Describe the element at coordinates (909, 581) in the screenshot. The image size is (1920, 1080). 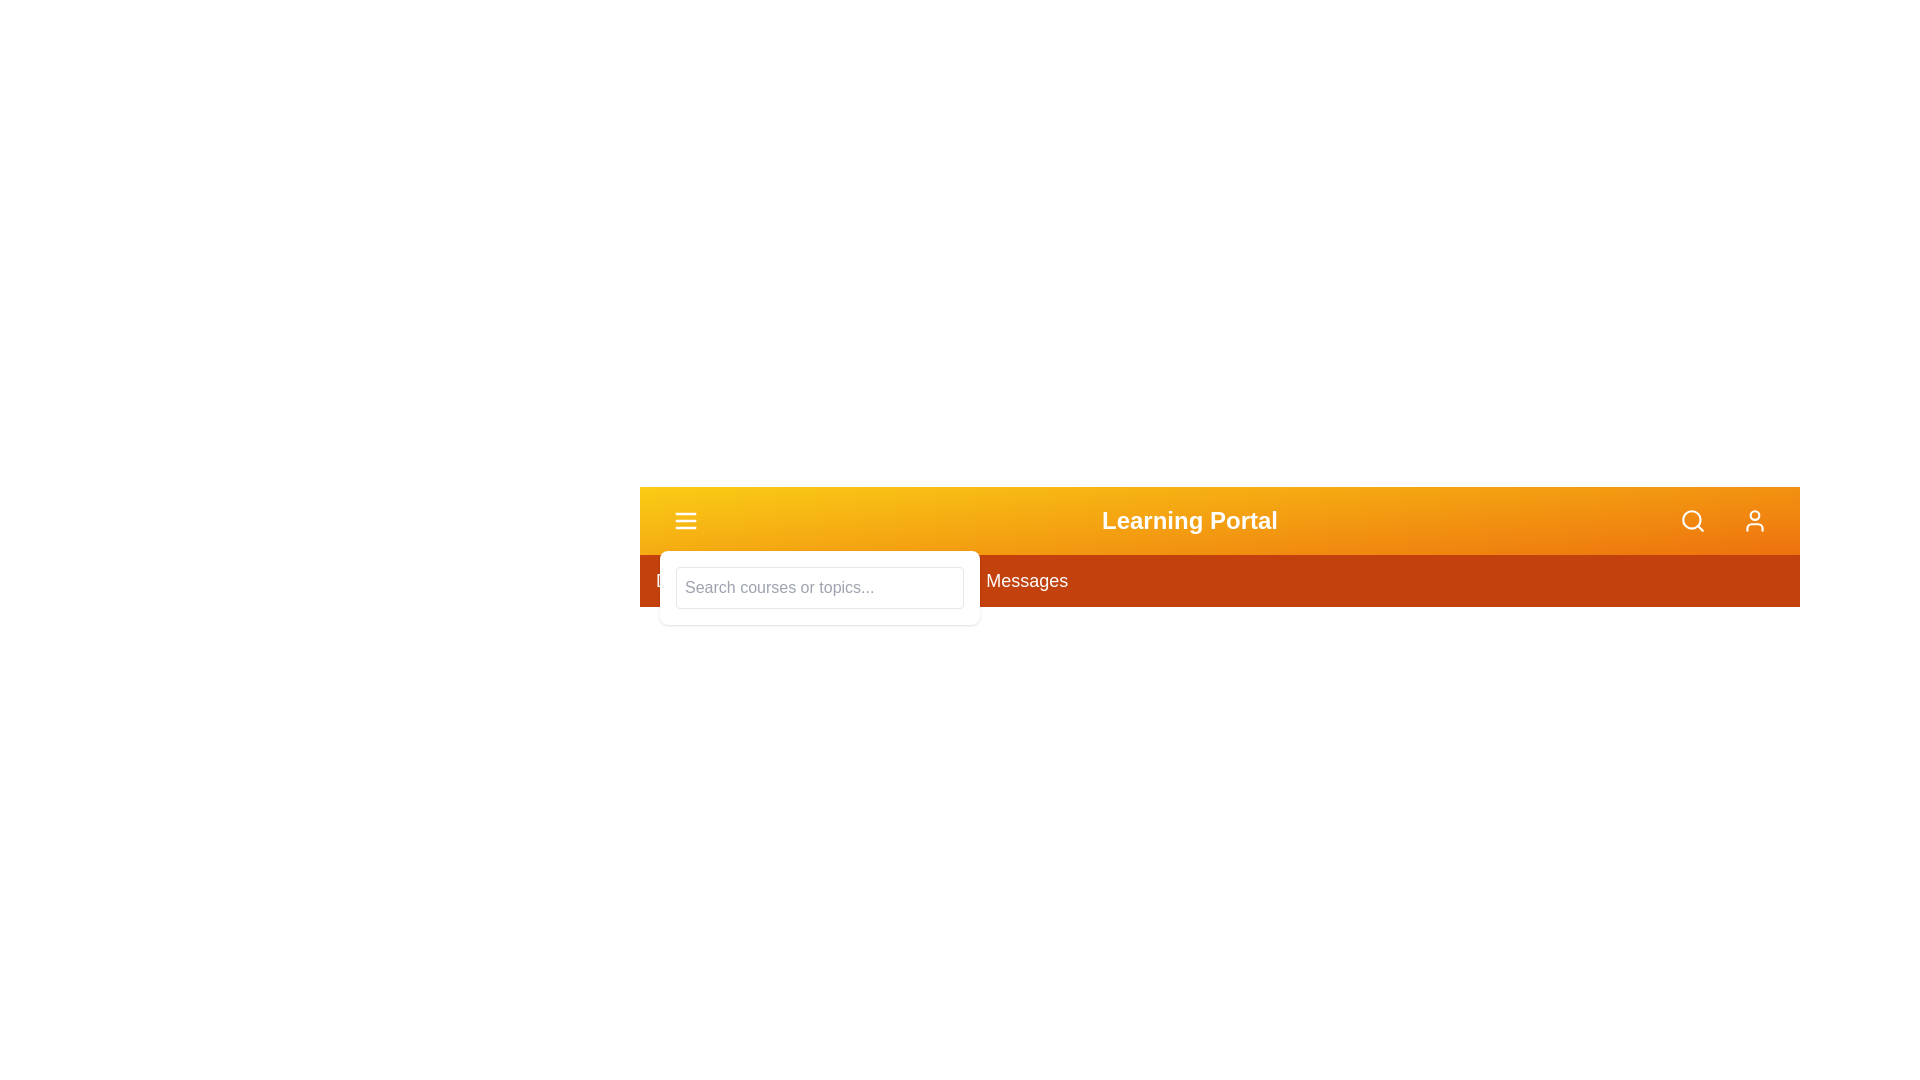
I see `the menu item Assignments to navigate to the corresponding section` at that location.